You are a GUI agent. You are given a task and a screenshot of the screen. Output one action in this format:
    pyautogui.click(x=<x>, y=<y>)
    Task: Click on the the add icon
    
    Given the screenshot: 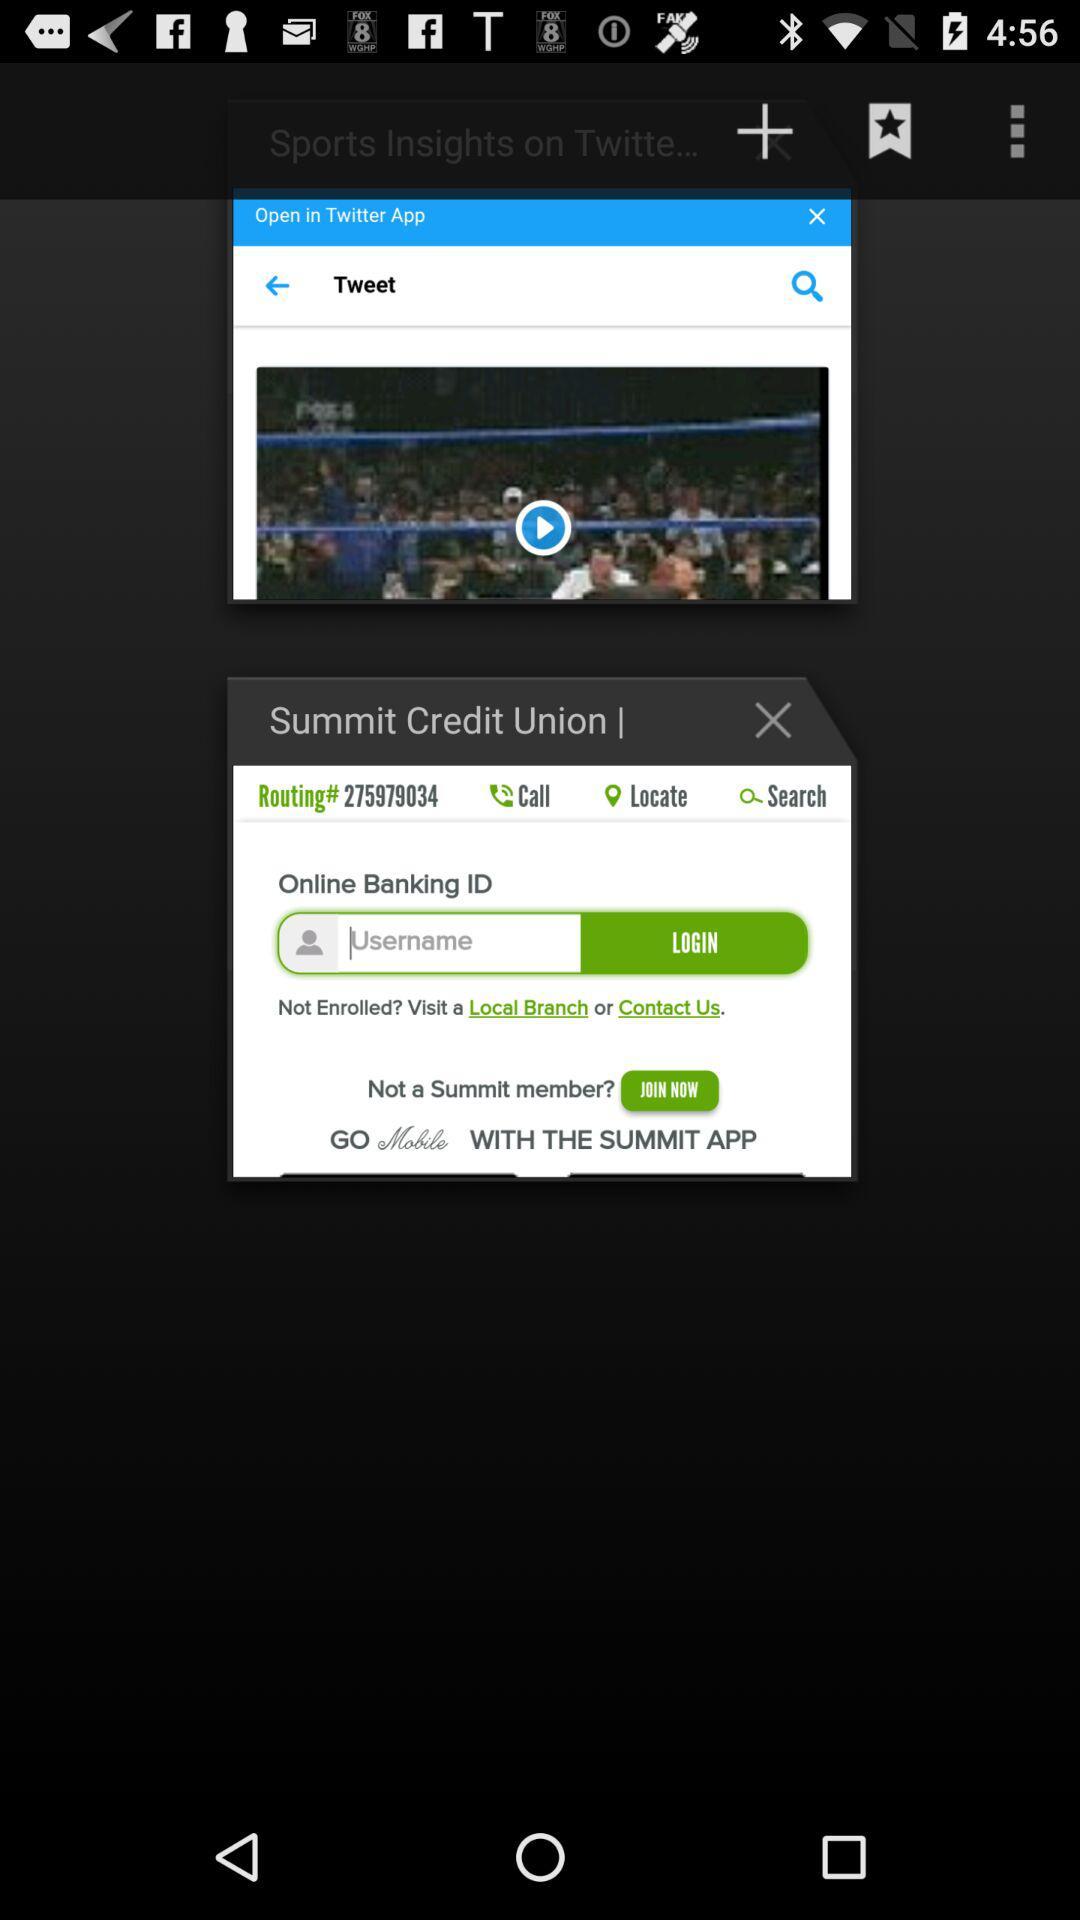 What is the action you would take?
    pyautogui.click(x=764, y=139)
    